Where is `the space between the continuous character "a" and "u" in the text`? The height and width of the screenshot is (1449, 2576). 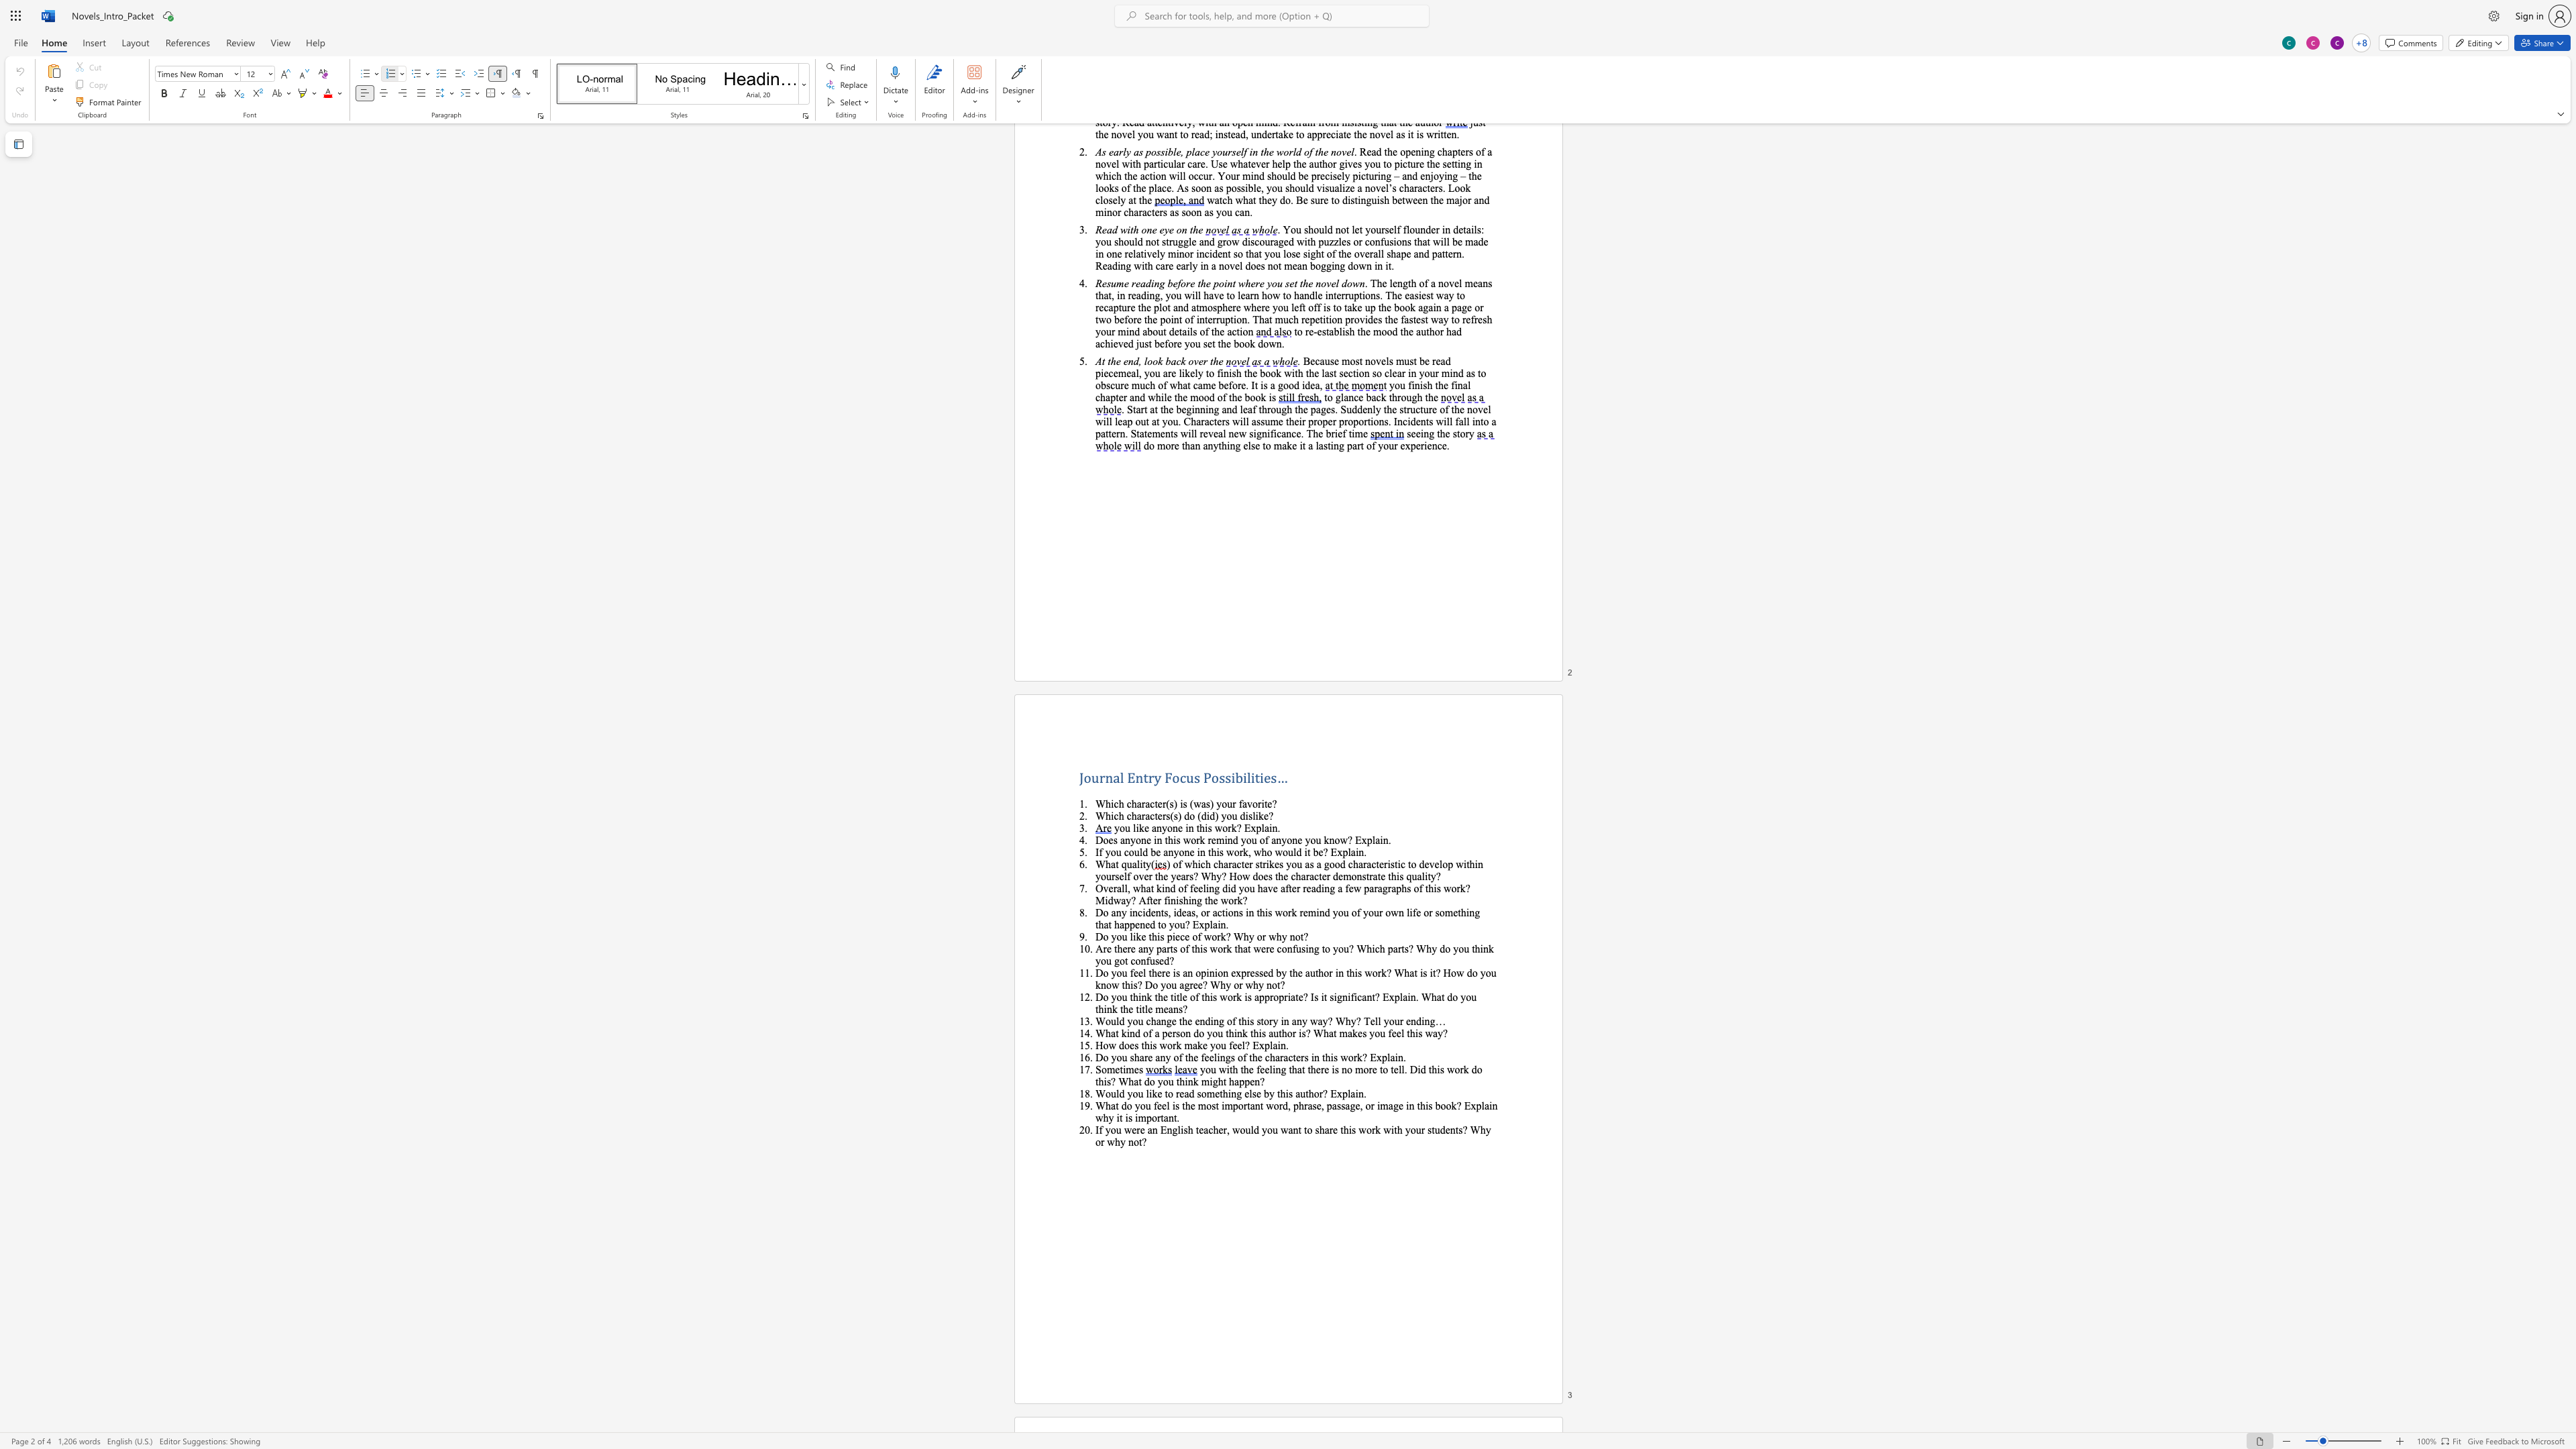 the space between the continuous character "a" and "u" in the text is located at coordinates (1300, 1092).